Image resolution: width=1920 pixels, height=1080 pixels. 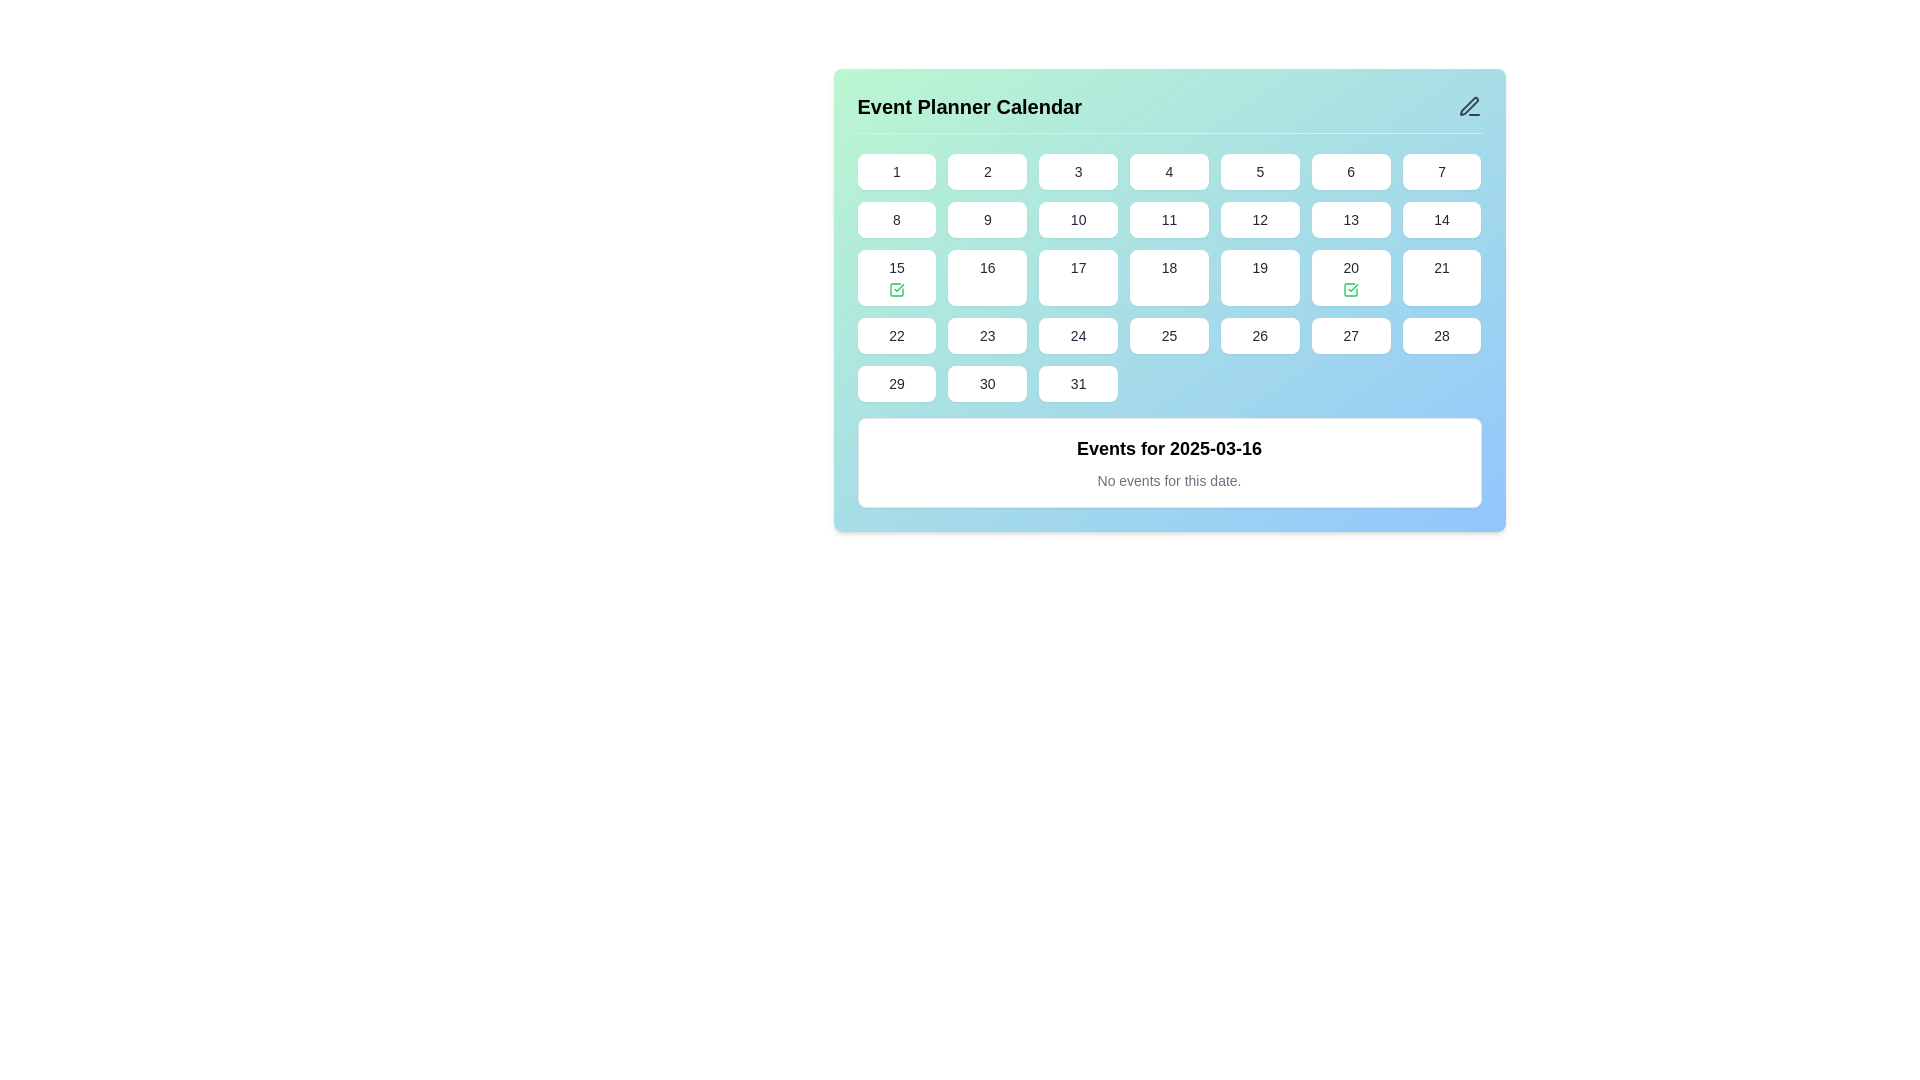 What do you see at coordinates (987, 277) in the screenshot?
I see `the day selector button labeled '16' in the calendar interface` at bounding box center [987, 277].